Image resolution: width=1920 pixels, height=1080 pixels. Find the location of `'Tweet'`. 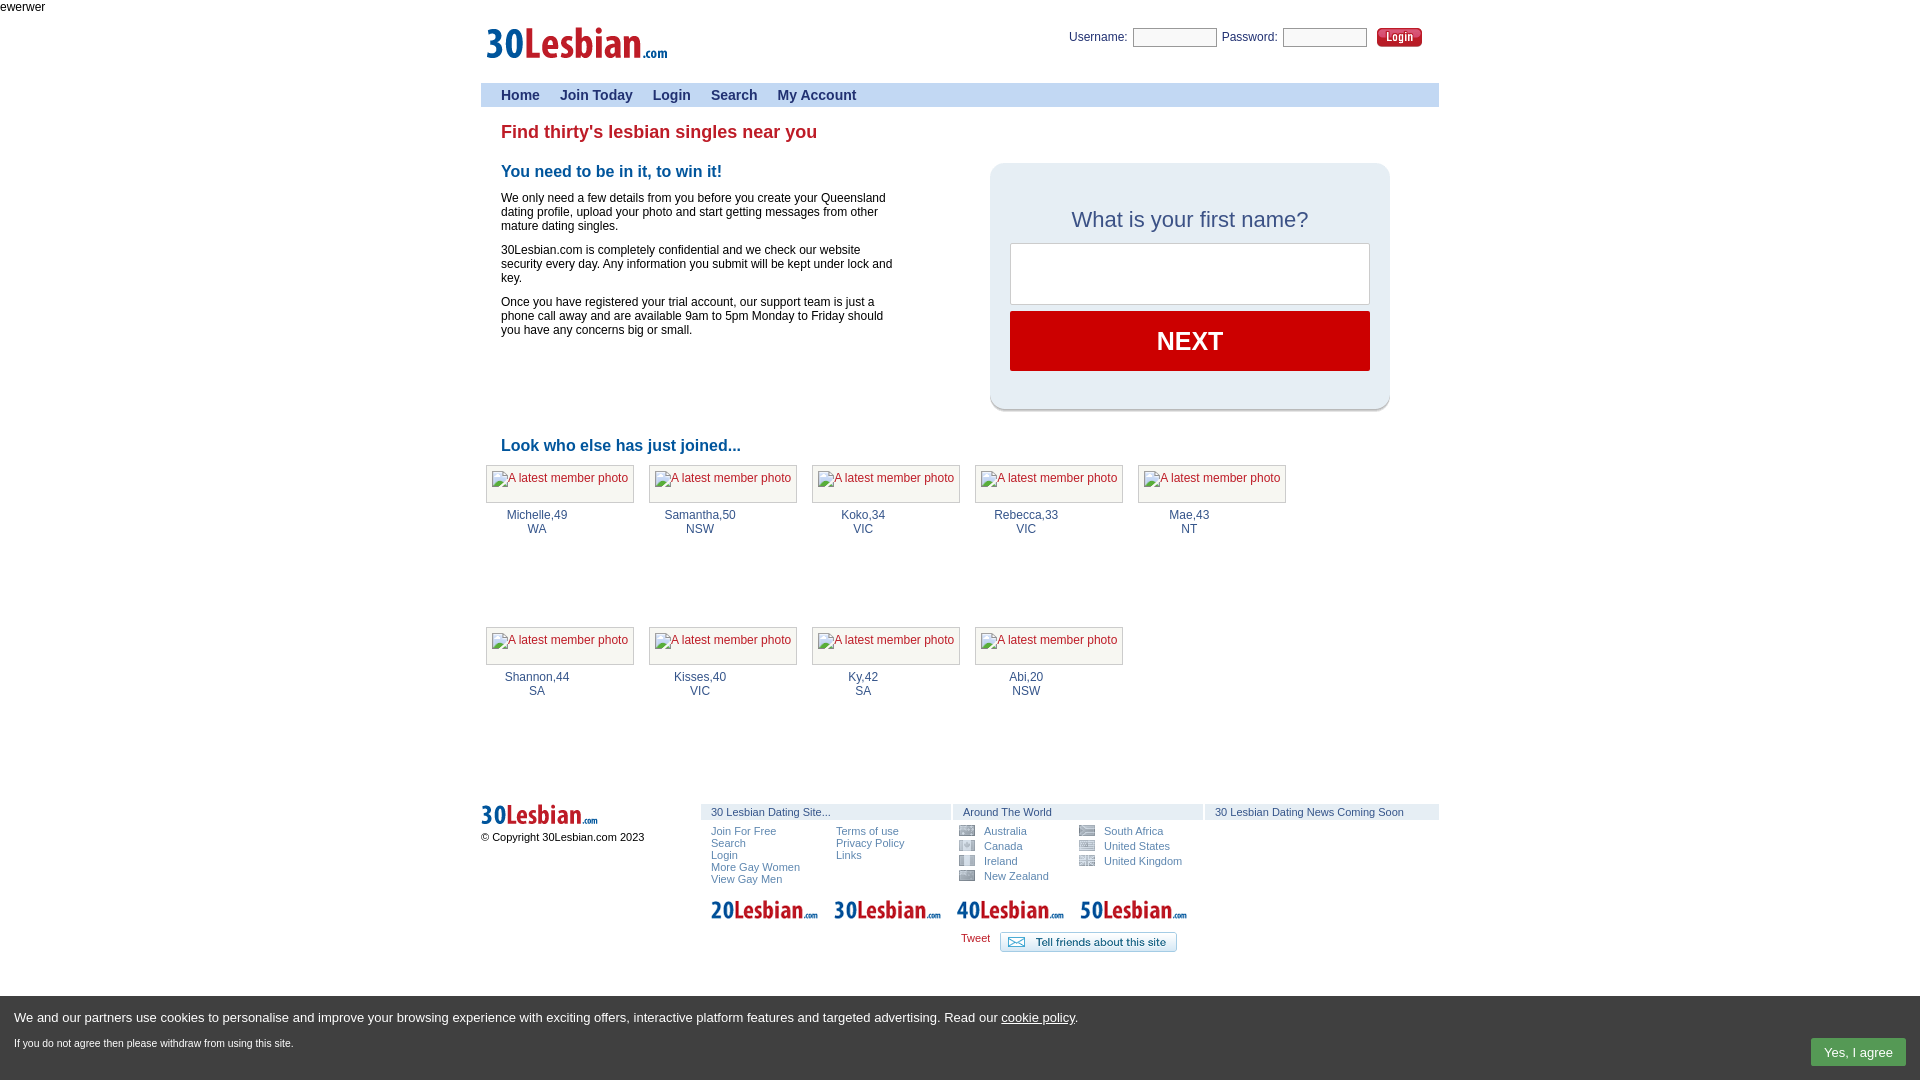

'Tweet' is located at coordinates (960, 937).